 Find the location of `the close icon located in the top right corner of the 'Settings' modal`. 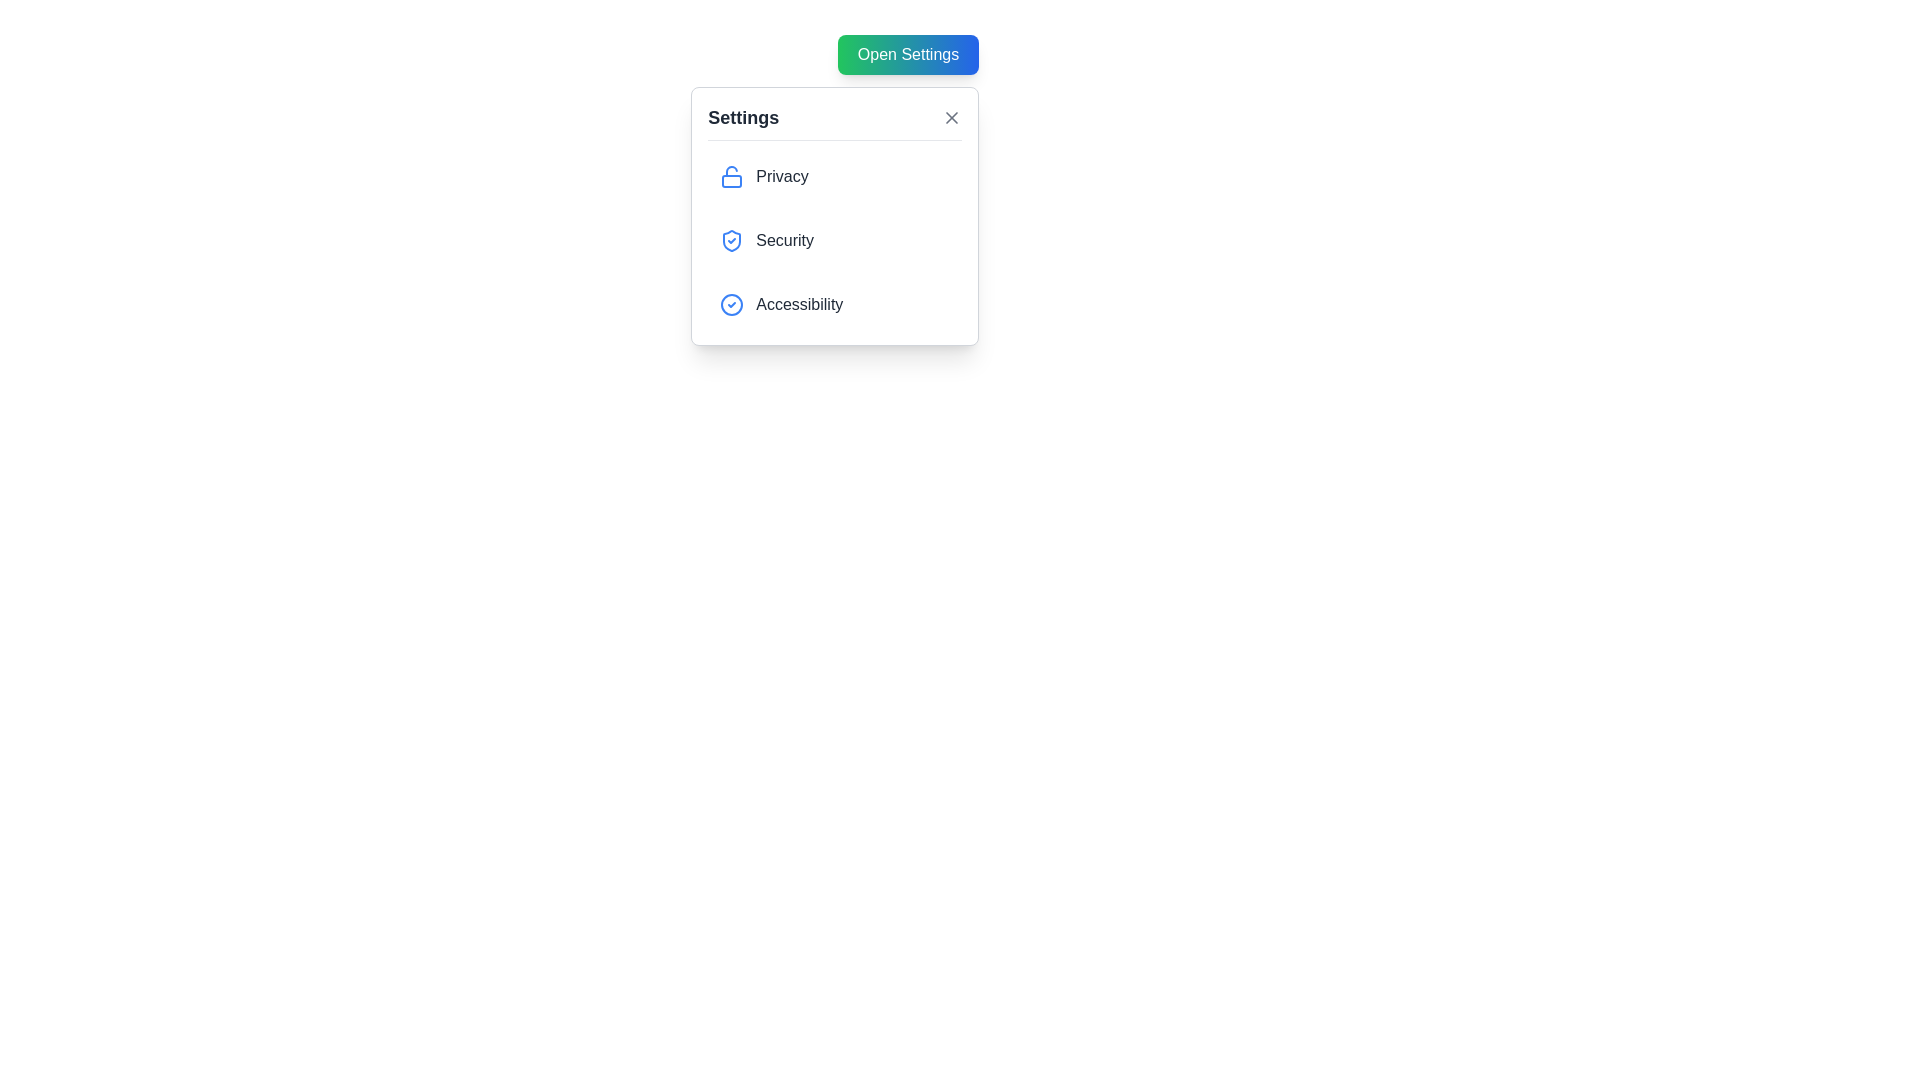

the close icon located in the top right corner of the 'Settings' modal is located at coordinates (951, 118).